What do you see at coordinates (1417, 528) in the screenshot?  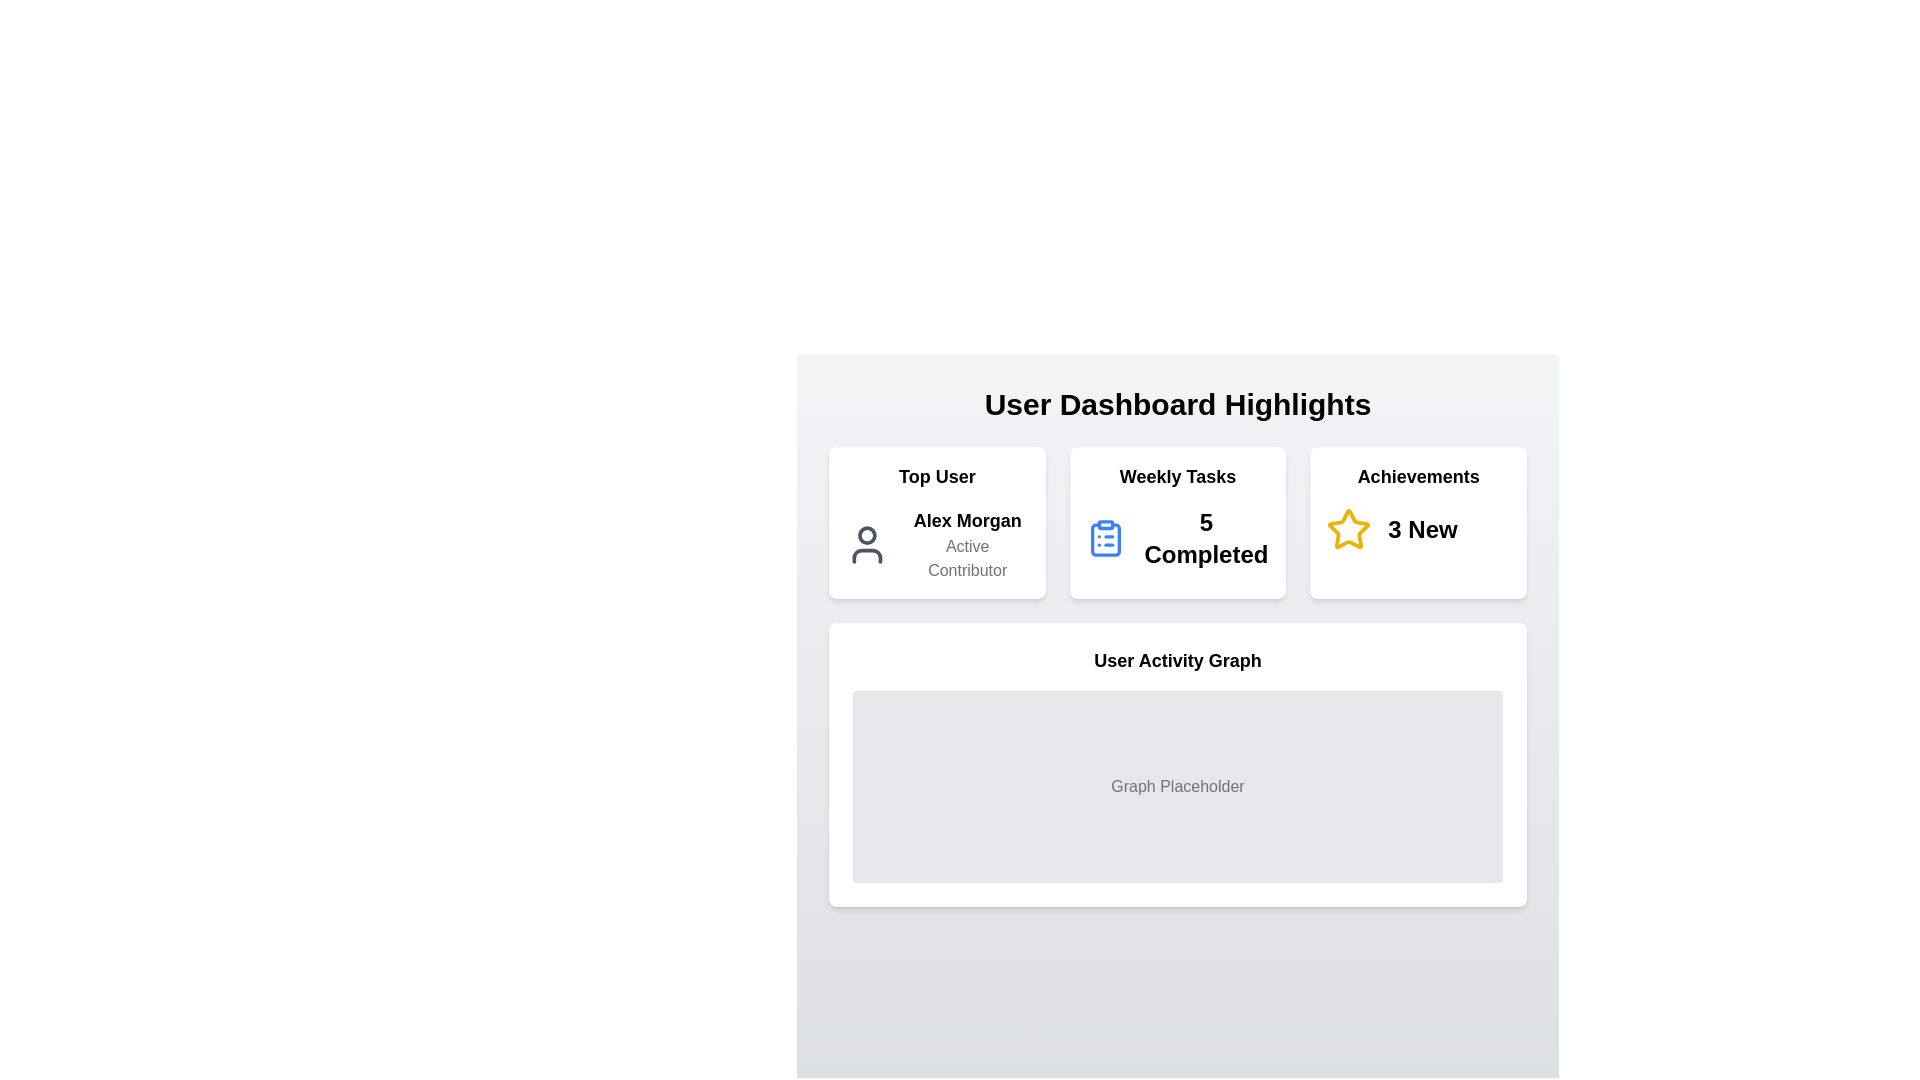 I see `the '3 New' text with the yellow star icon from the Achievements card` at bounding box center [1417, 528].